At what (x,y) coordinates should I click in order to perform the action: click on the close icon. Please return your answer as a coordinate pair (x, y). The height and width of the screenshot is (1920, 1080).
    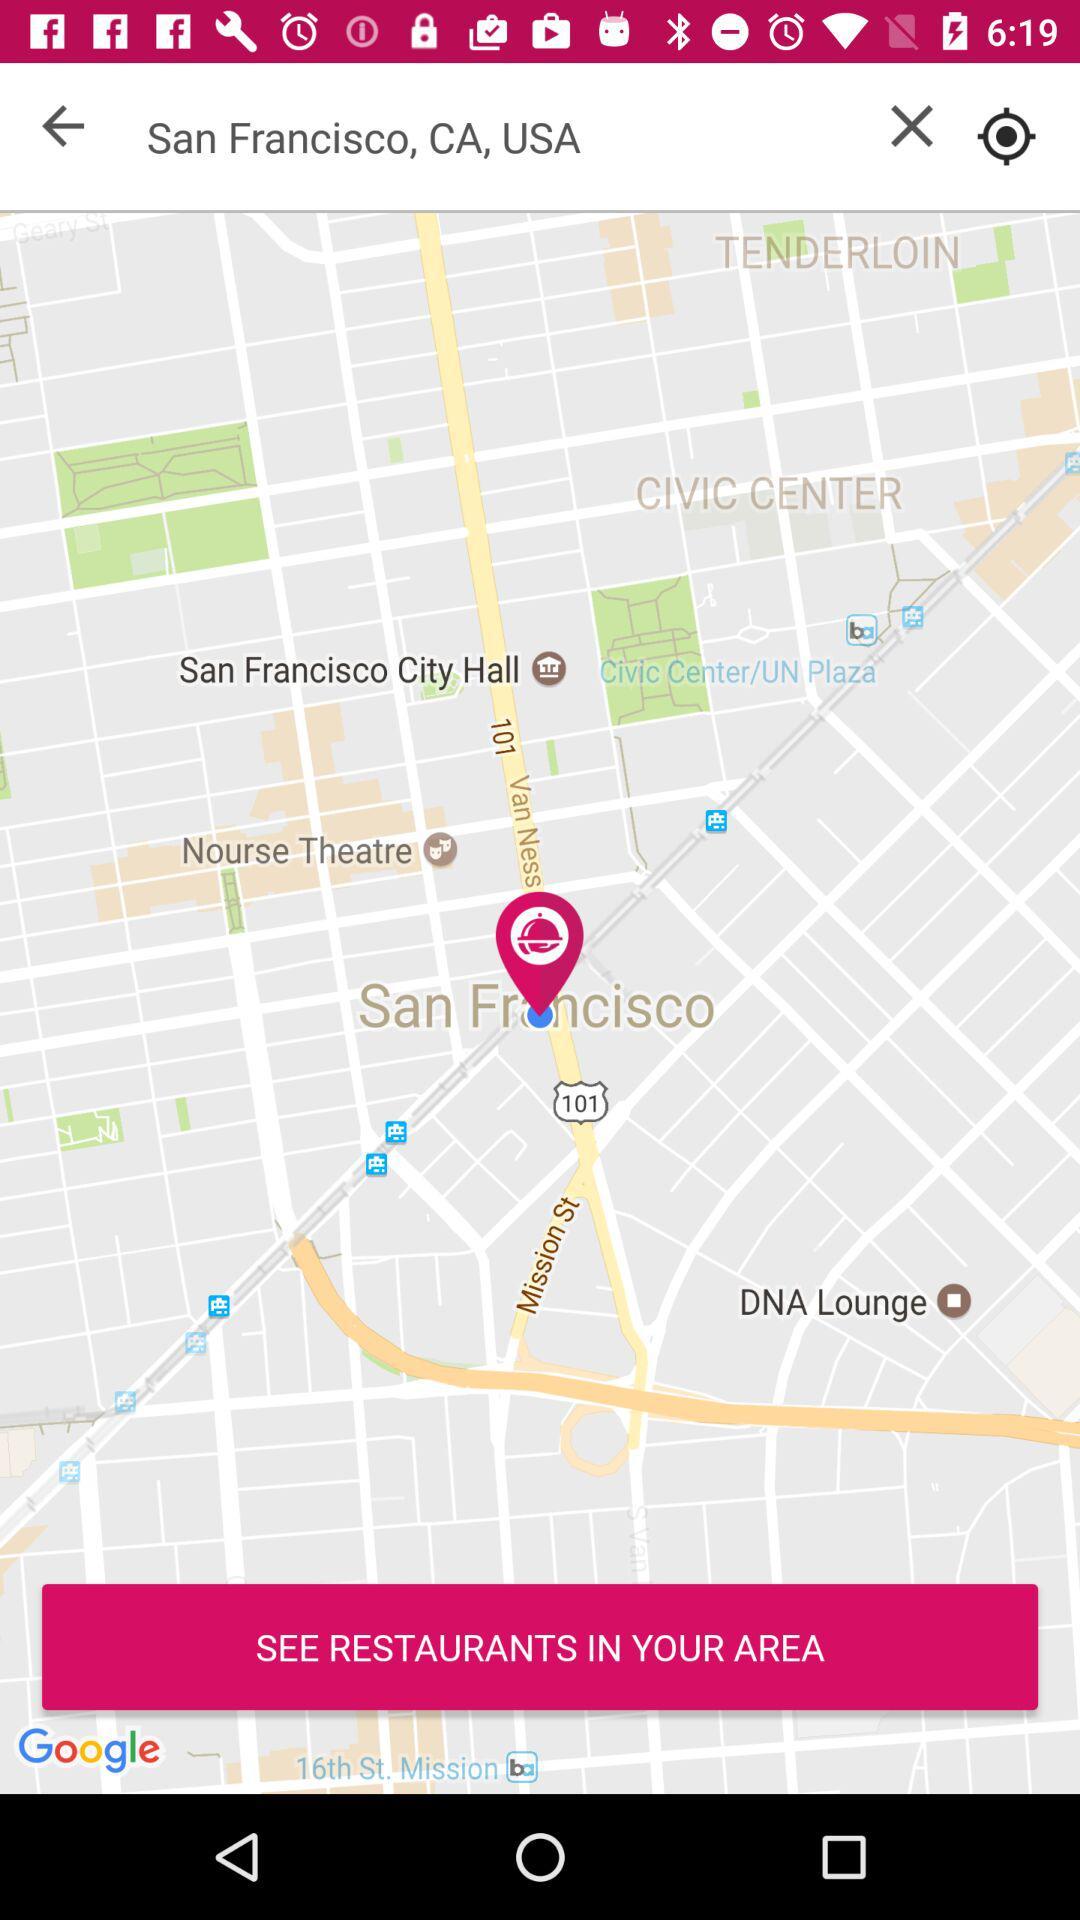
    Looking at the image, I should click on (911, 124).